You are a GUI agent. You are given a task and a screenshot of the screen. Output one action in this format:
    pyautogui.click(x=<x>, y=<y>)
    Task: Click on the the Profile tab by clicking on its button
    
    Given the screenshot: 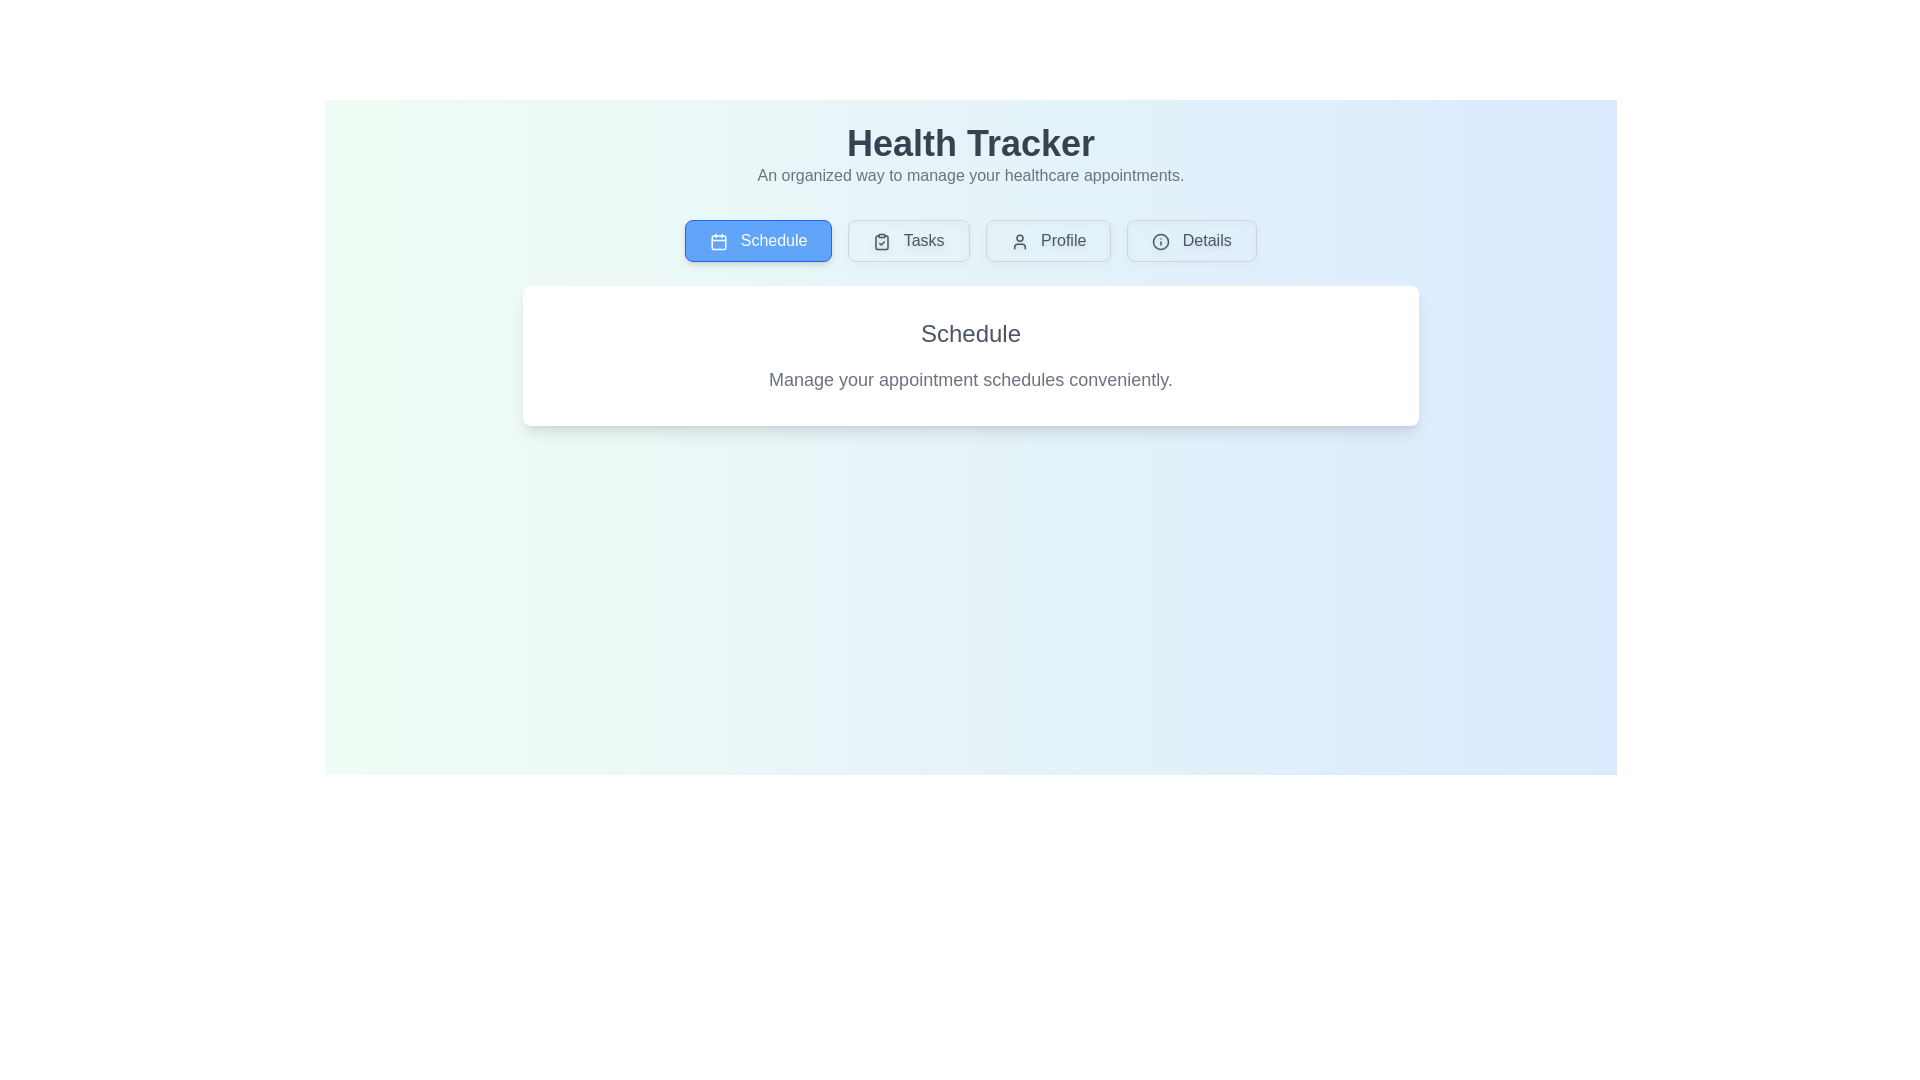 What is the action you would take?
    pyautogui.click(x=1047, y=239)
    